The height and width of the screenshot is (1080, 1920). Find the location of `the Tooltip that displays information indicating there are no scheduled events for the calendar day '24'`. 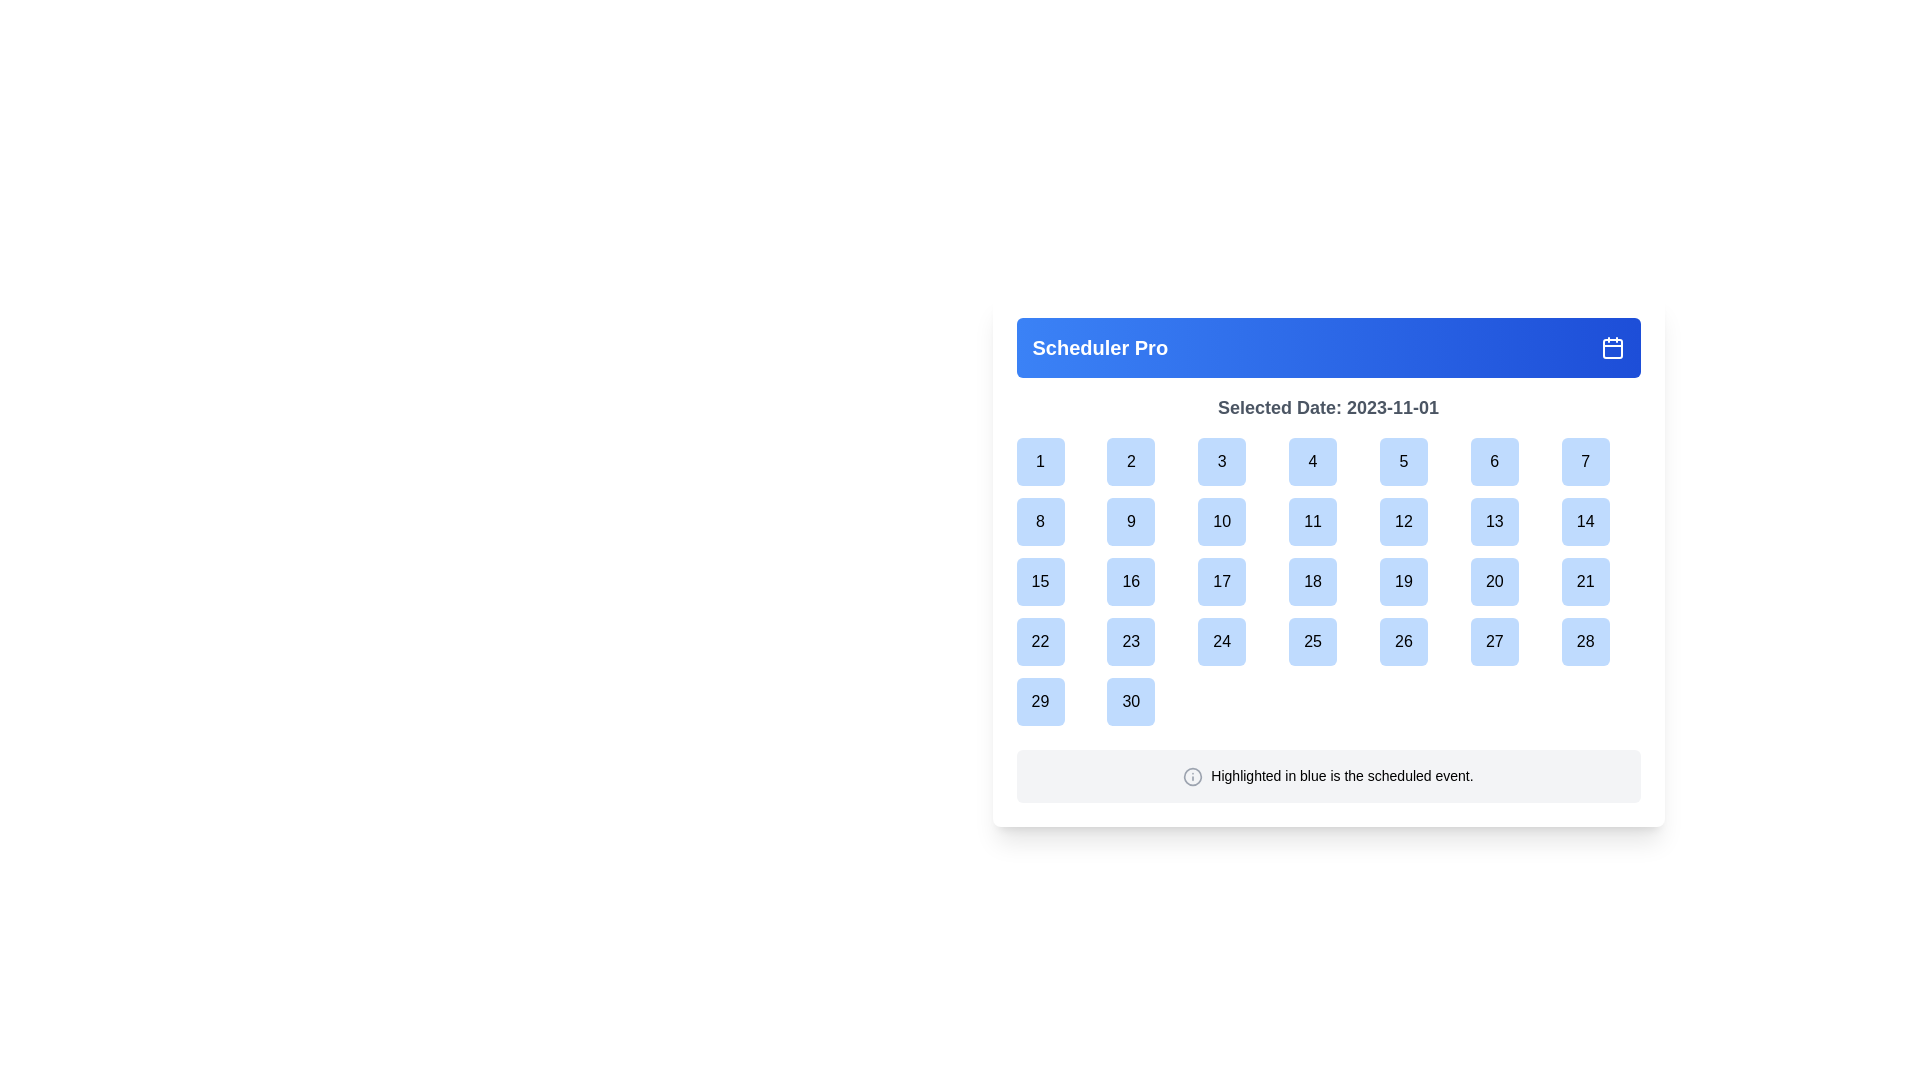

the Tooltip that displays information indicating there are no scheduled events for the calendar day '24' is located at coordinates (1239, 681).